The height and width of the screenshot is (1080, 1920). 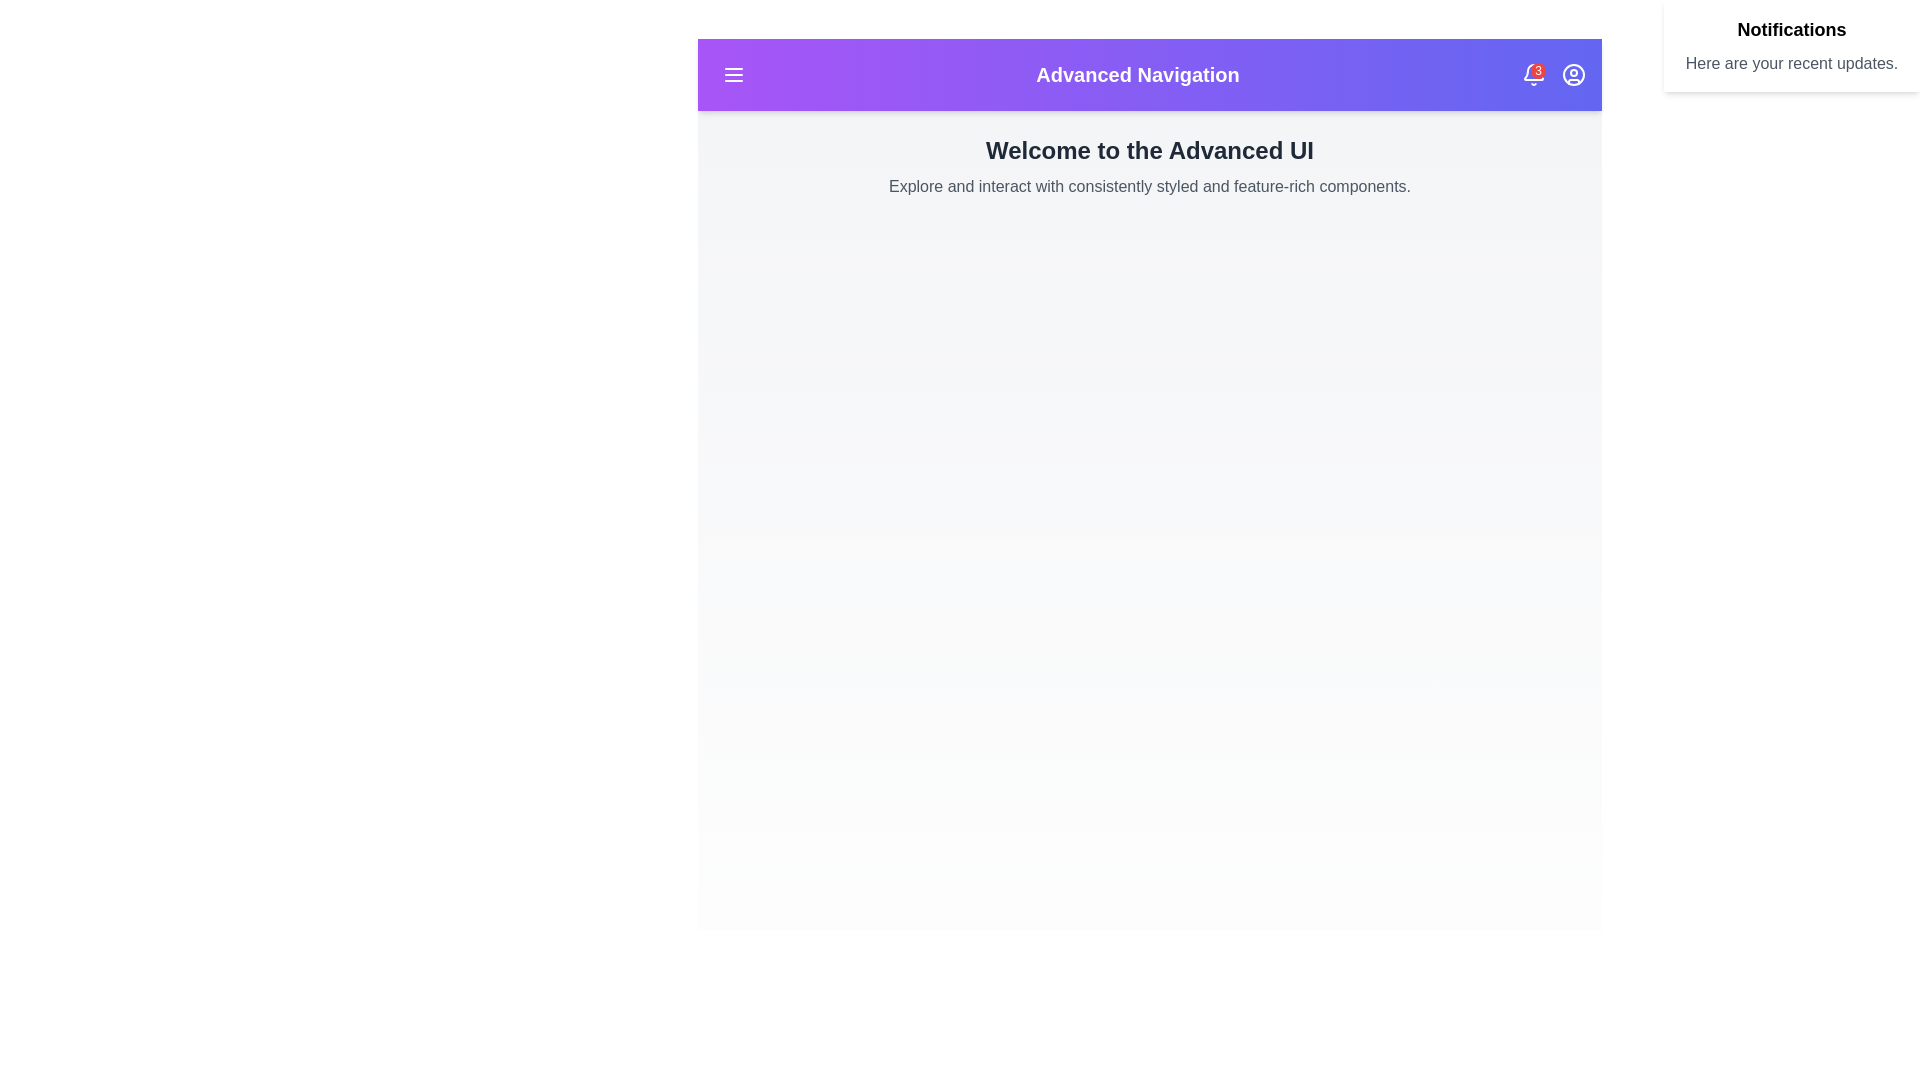 What do you see at coordinates (1532, 73) in the screenshot?
I see `the notification bell icon to view recent notifications` at bounding box center [1532, 73].